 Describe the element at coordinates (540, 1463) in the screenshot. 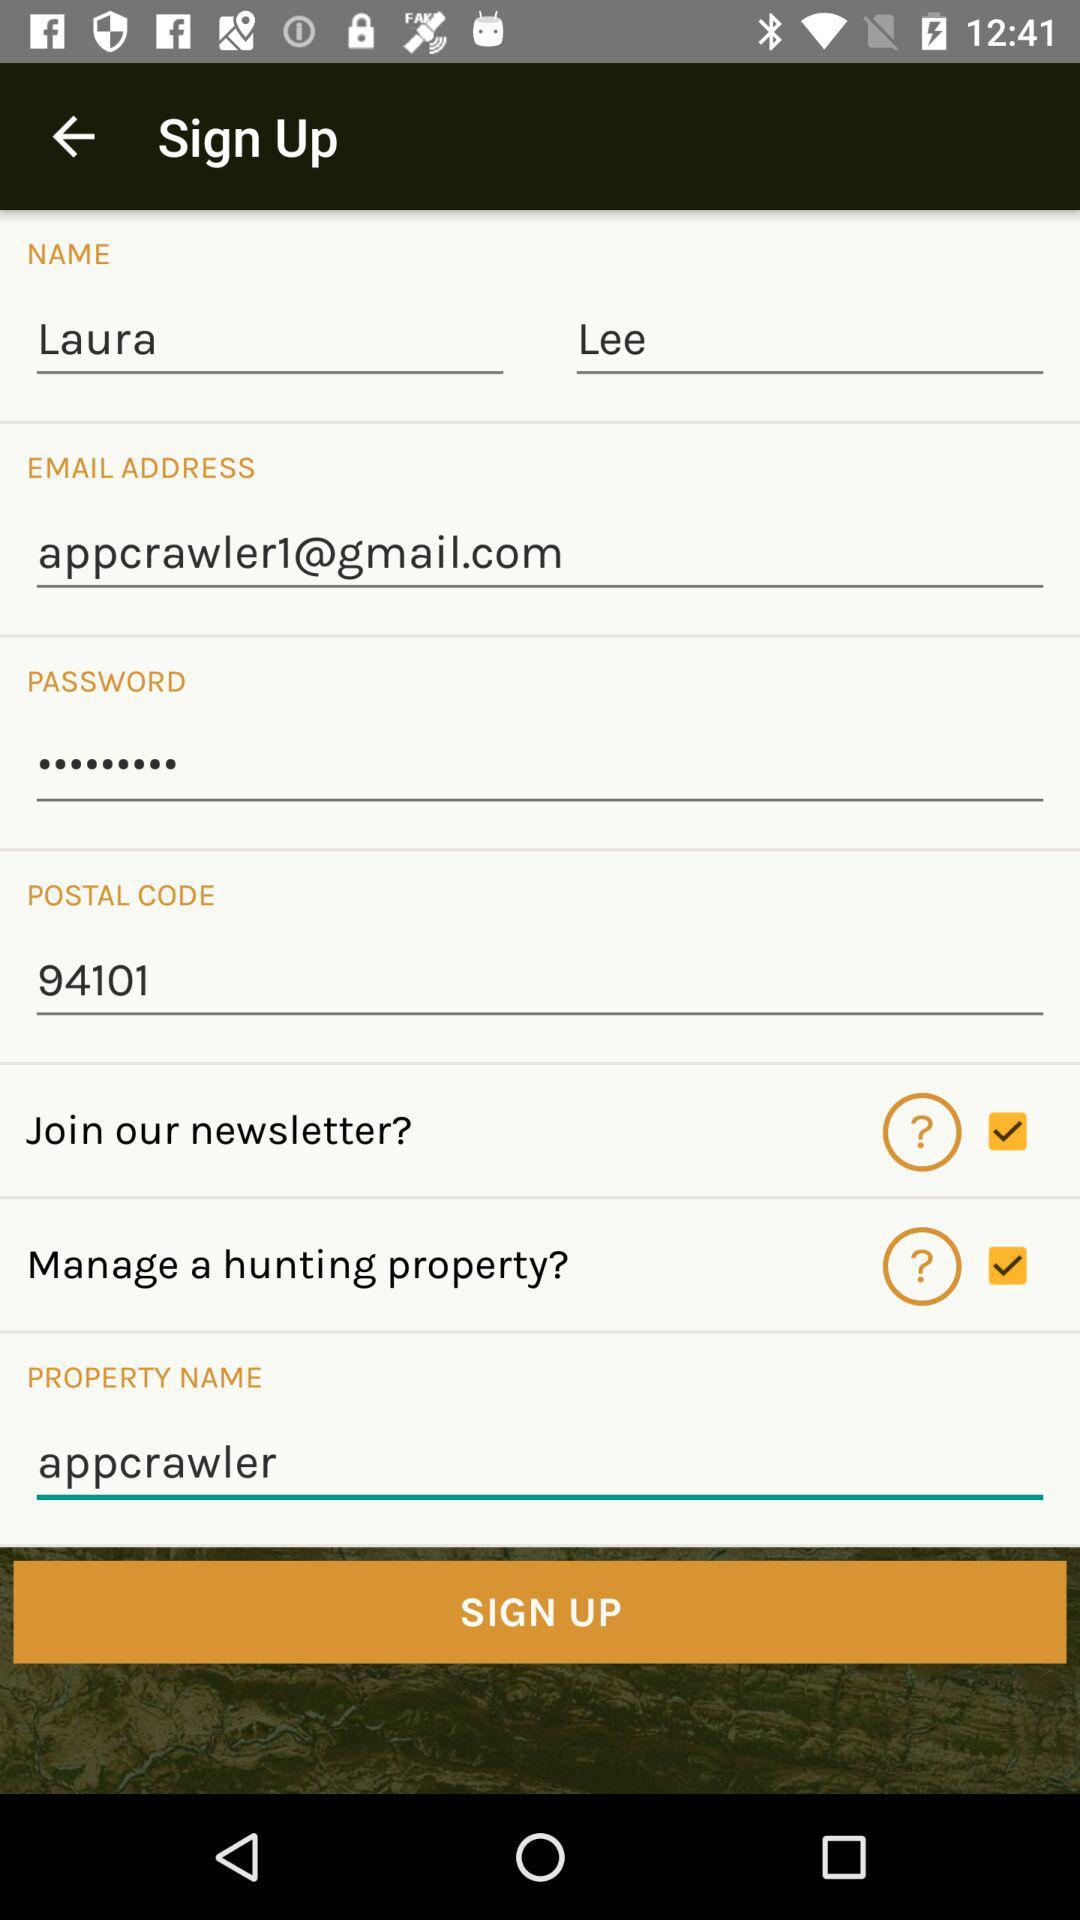

I see `the icon below the property name icon` at that location.